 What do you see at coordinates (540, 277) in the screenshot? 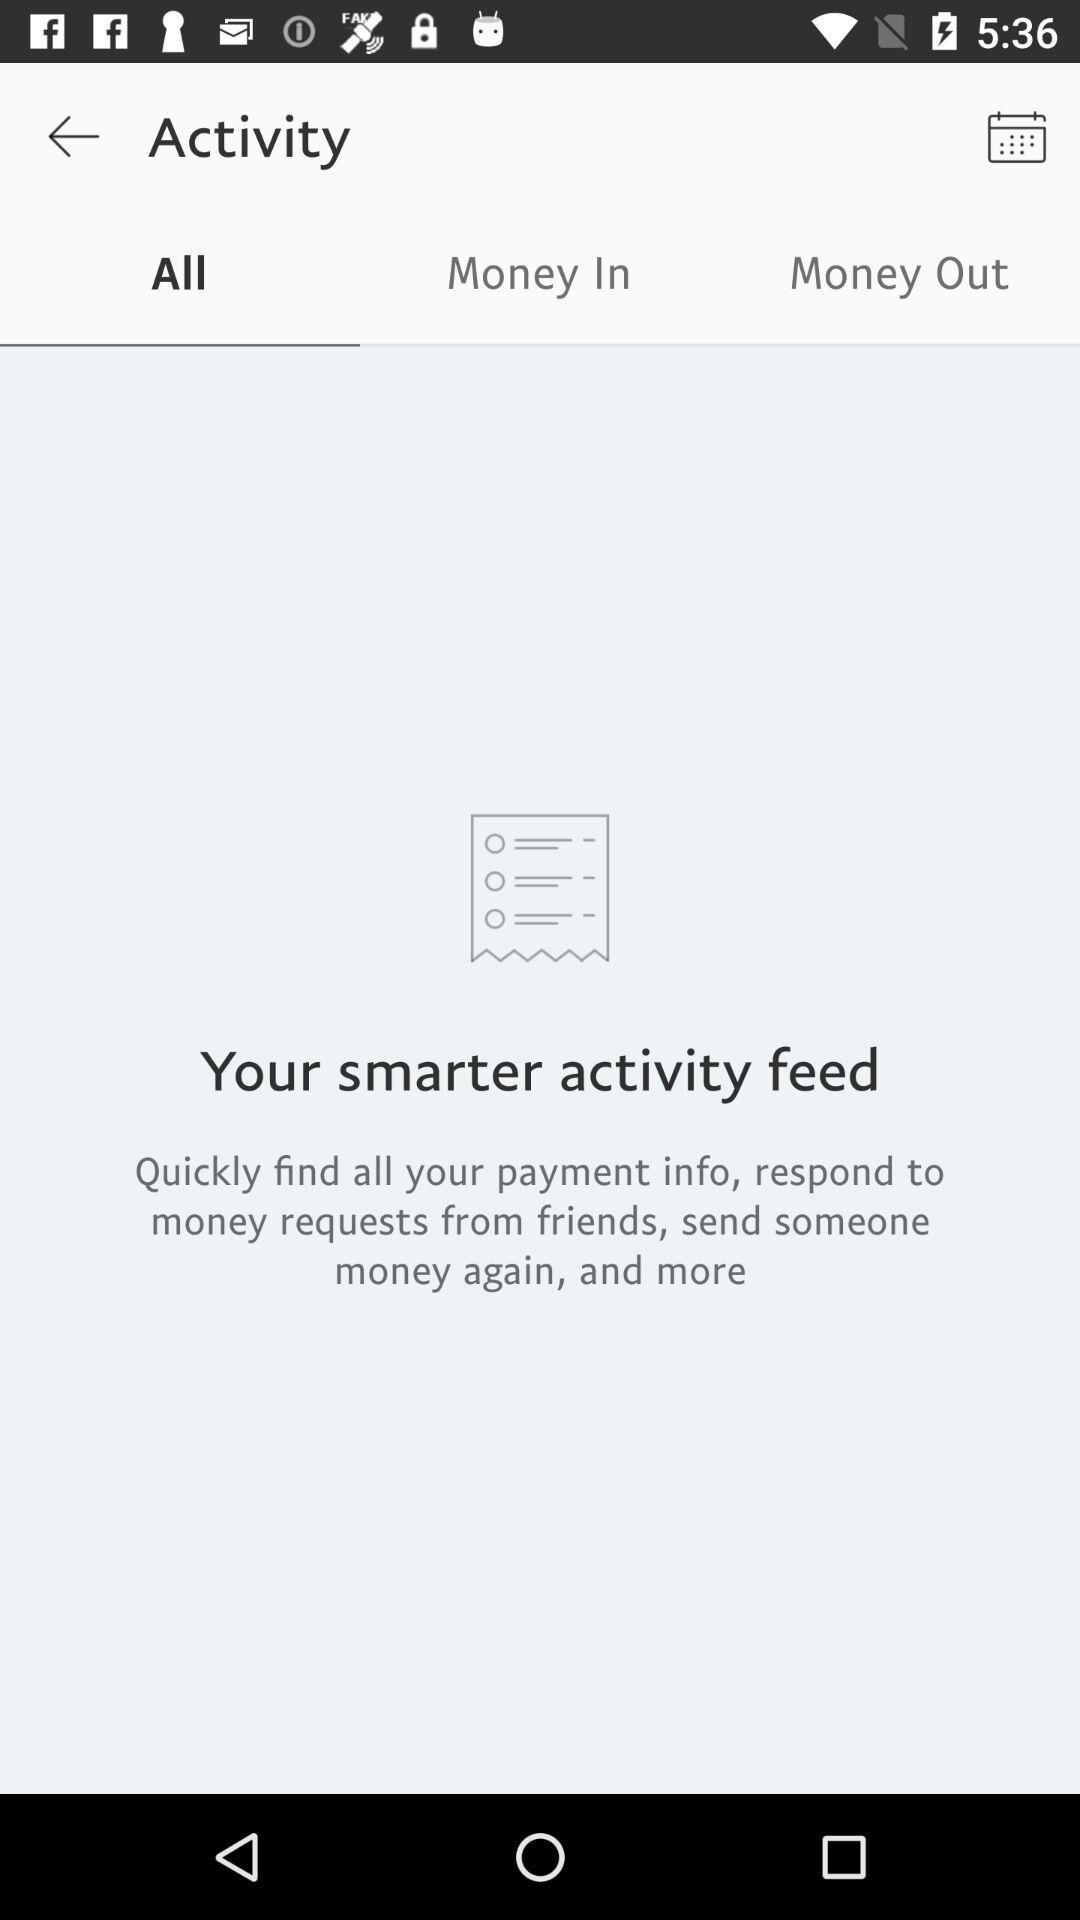
I see `the item below the activity item` at bounding box center [540, 277].